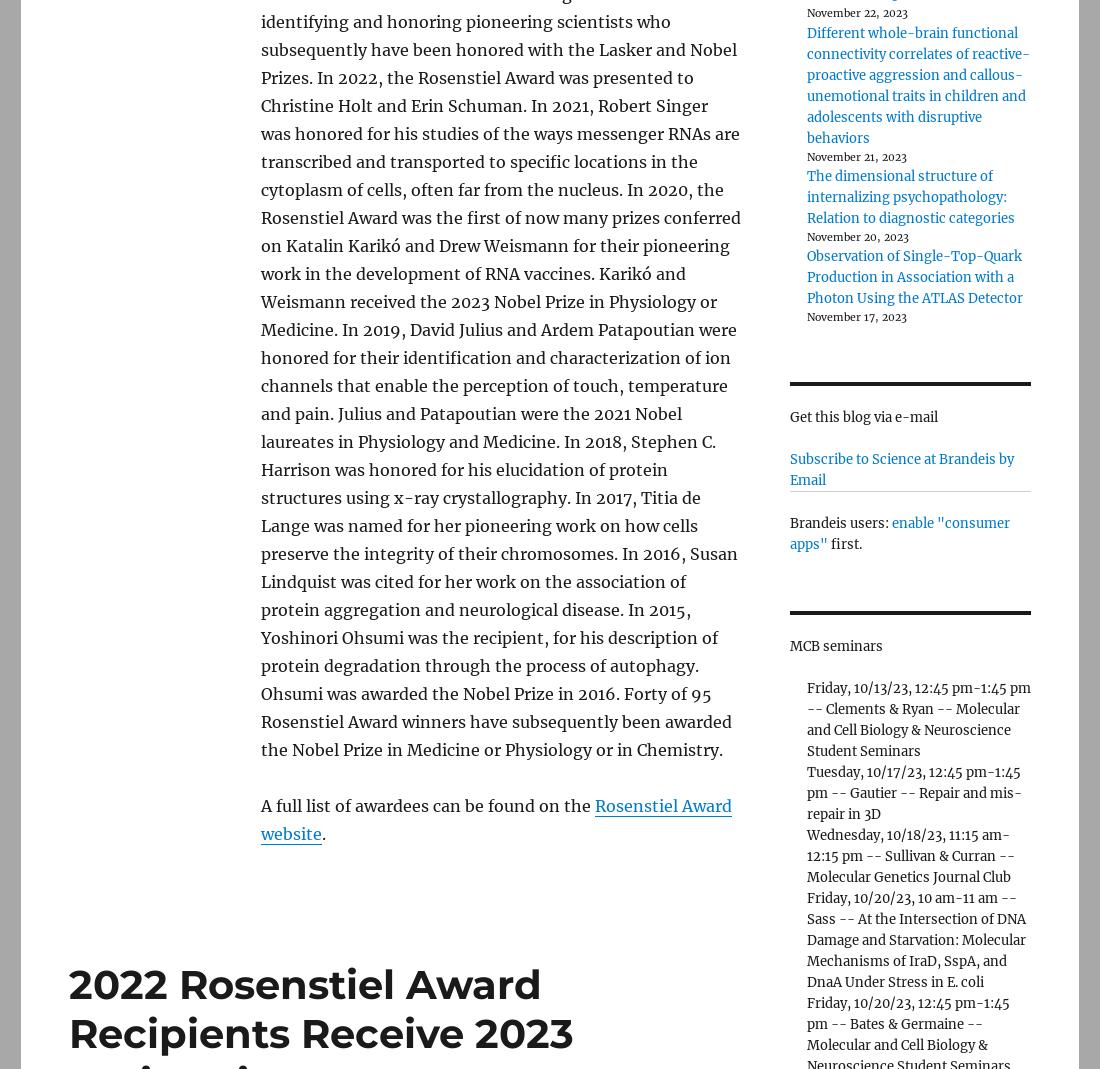  What do you see at coordinates (913, 275) in the screenshot?
I see `'Observation of Single-Top-Quark Production in Association with a Photon Using the ATLAS Detector'` at bounding box center [913, 275].